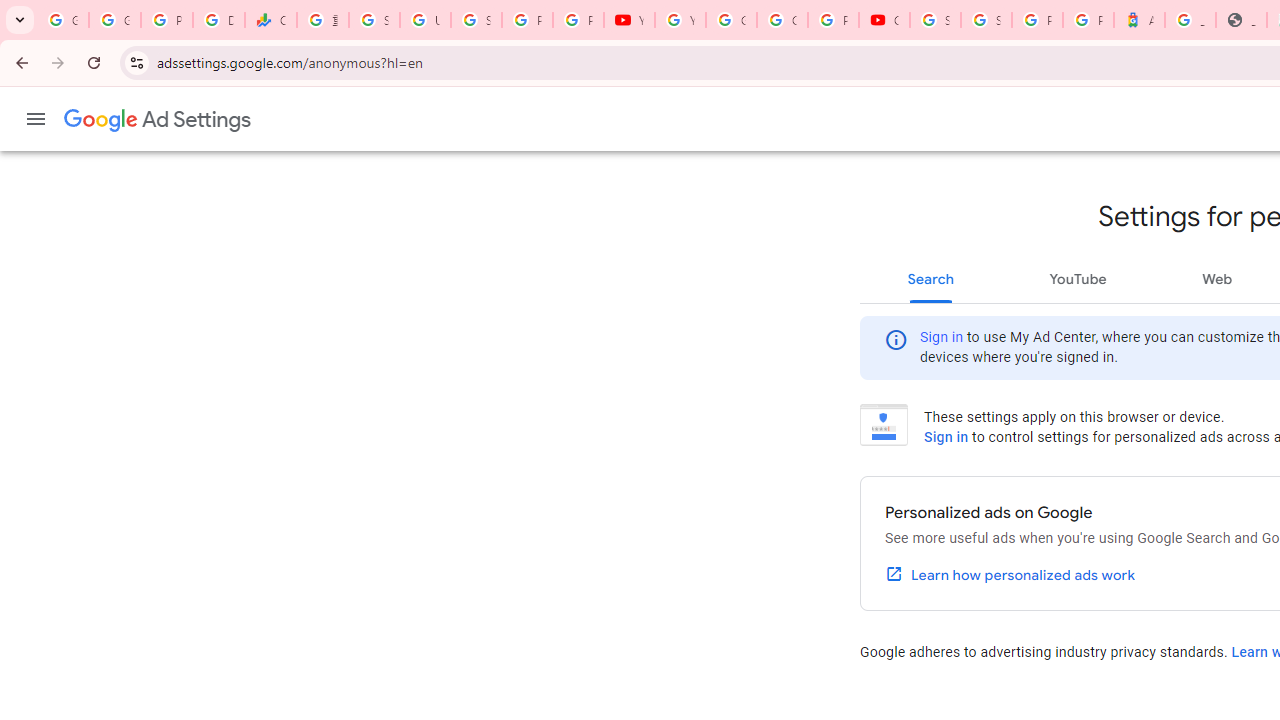  What do you see at coordinates (1139, 20) in the screenshot?
I see `'Atour Hotel - Google hotels'` at bounding box center [1139, 20].